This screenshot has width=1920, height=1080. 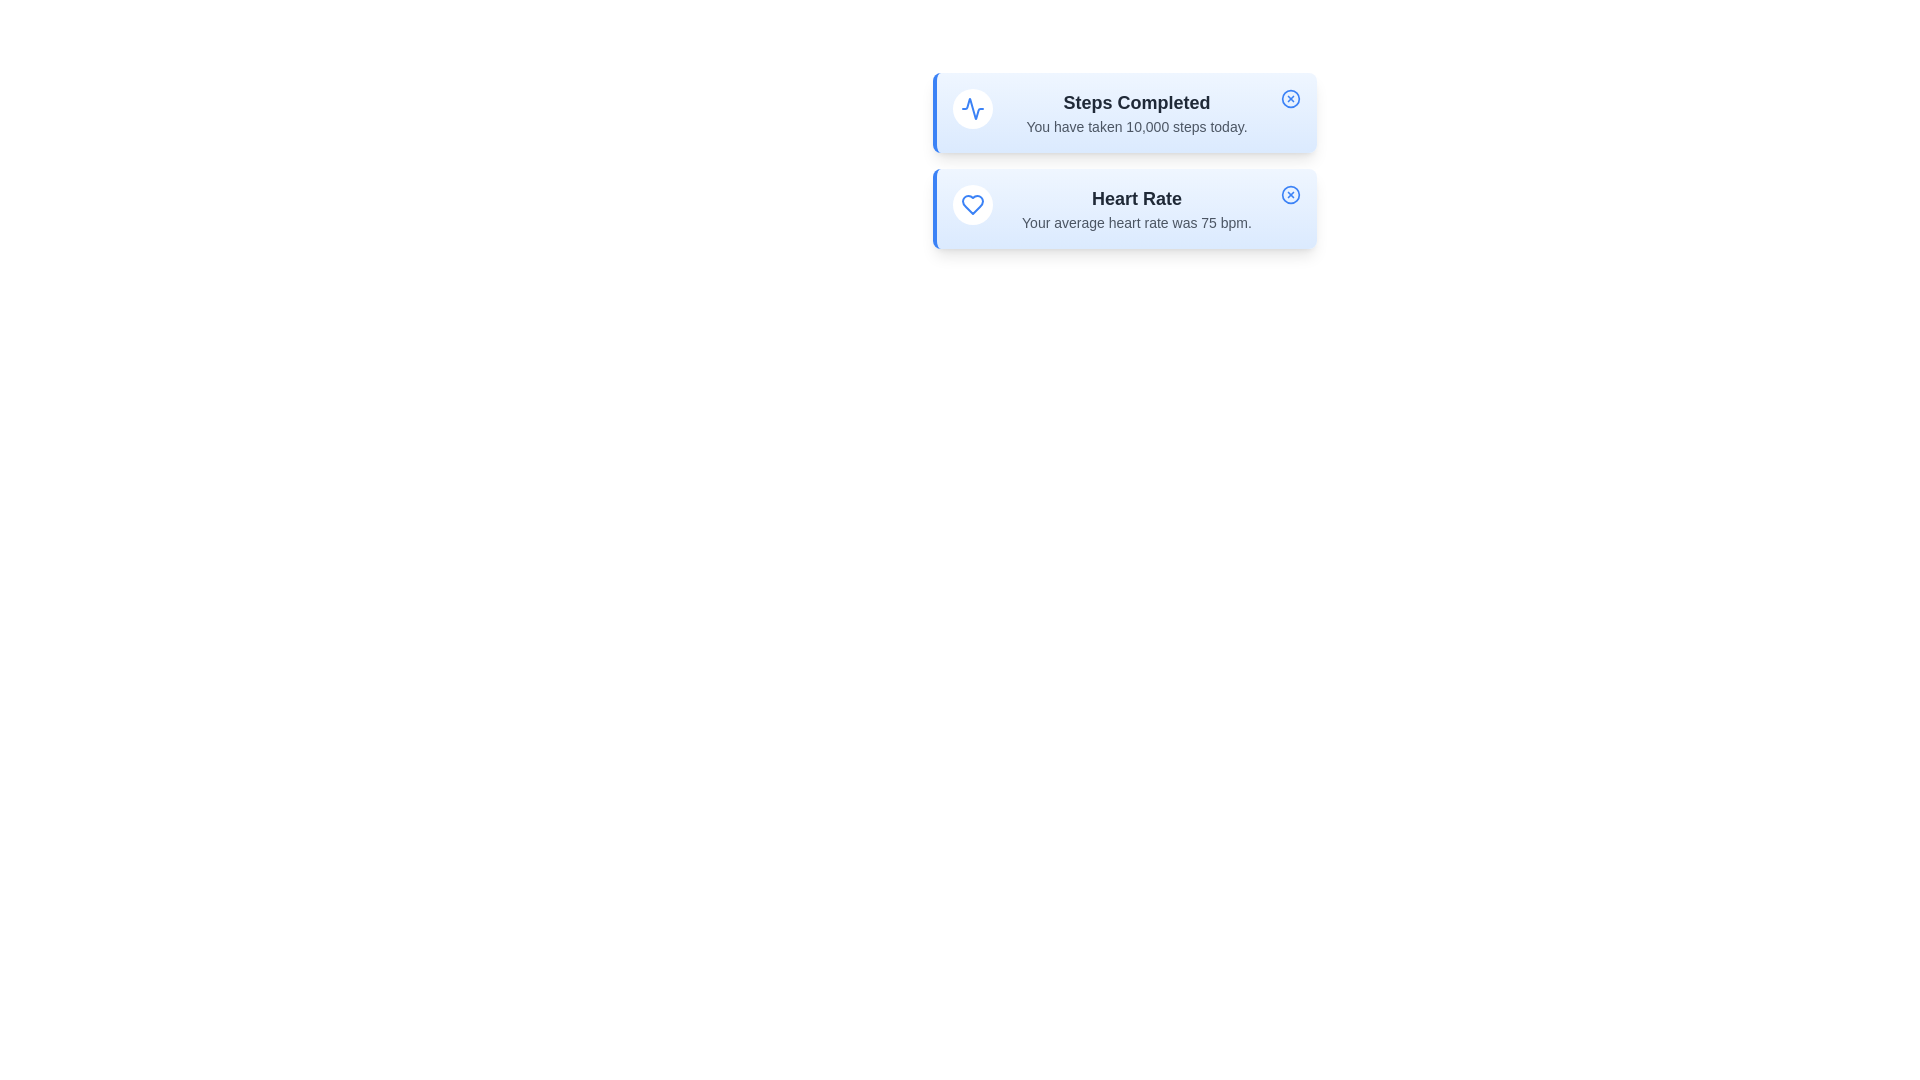 What do you see at coordinates (973, 108) in the screenshot?
I see `the icon representing the activity type Steps Completed` at bounding box center [973, 108].